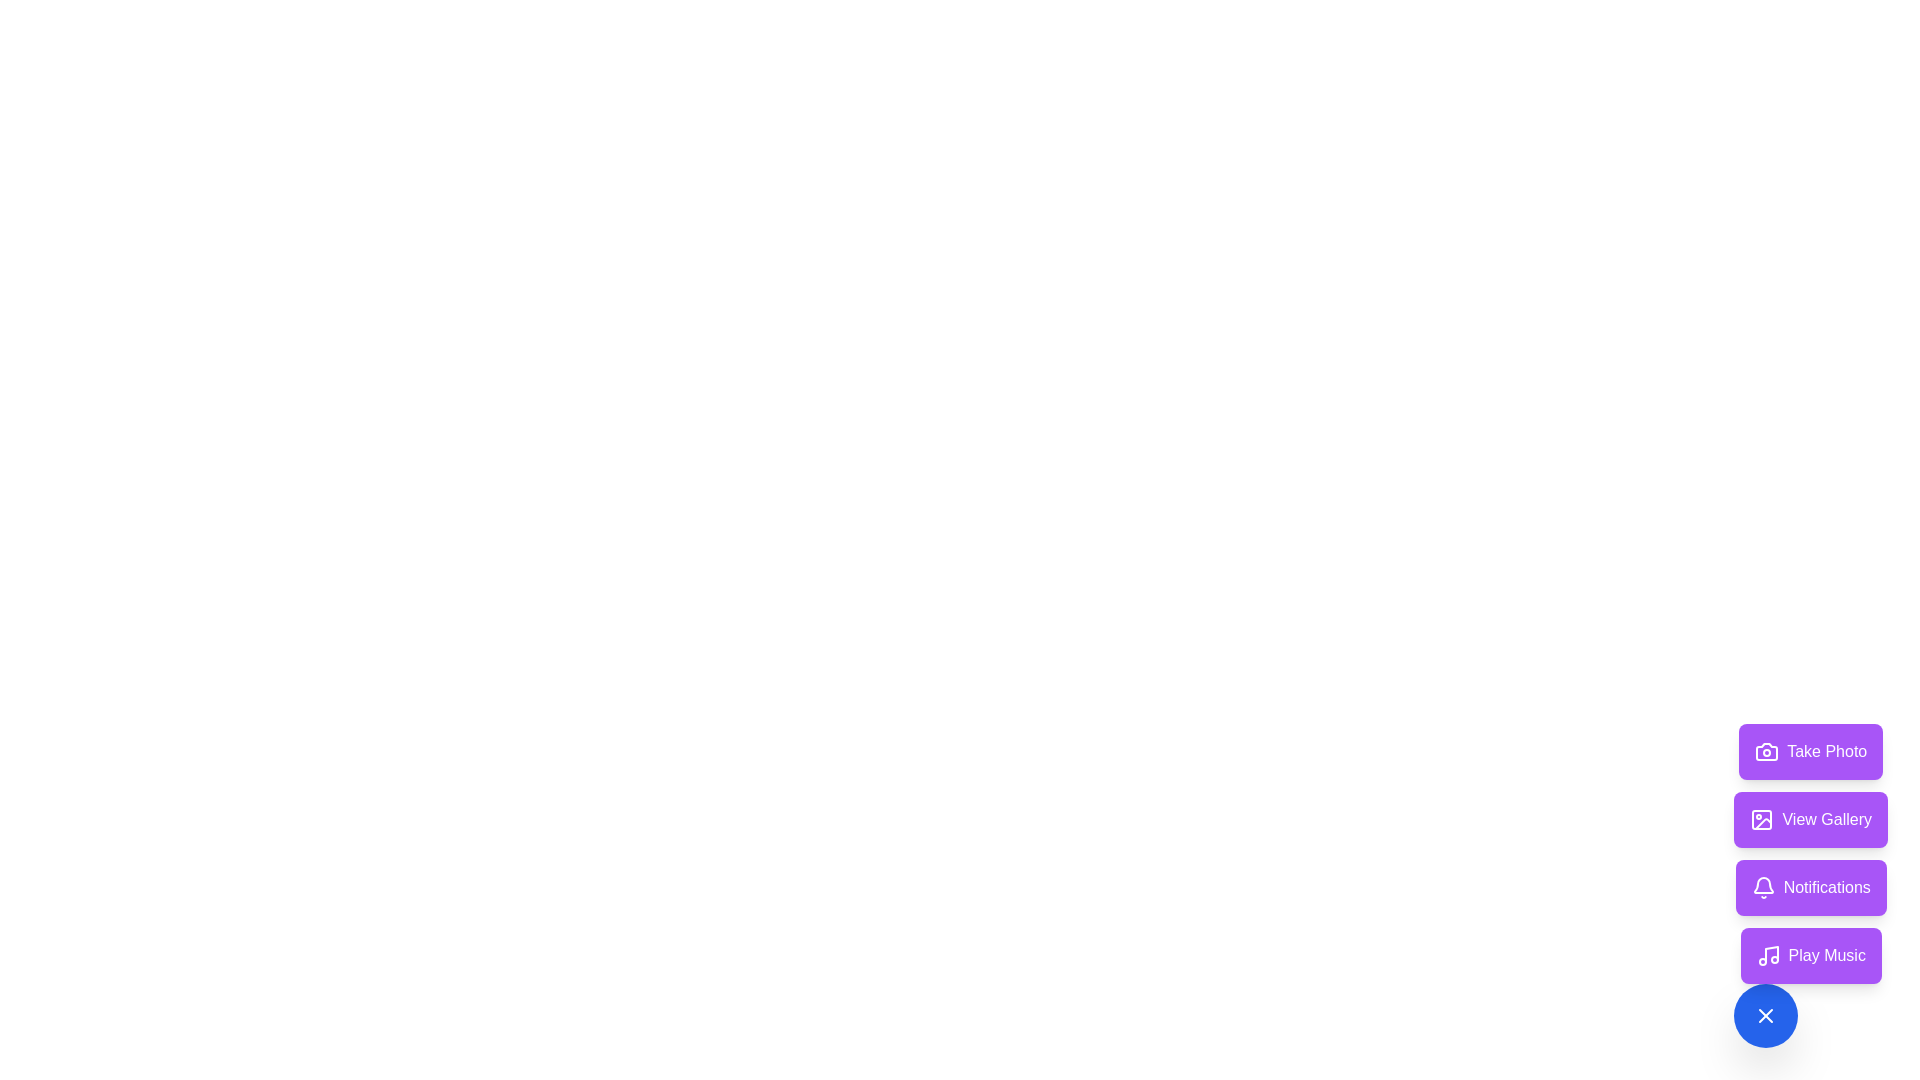 The width and height of the screenshot is (1920, 1080). What do you see at coordinates (1811, 886) in the screenshot?
I see `the 'Notifications' button, which has a purple background and white text` at bounding box center [1811, 886].